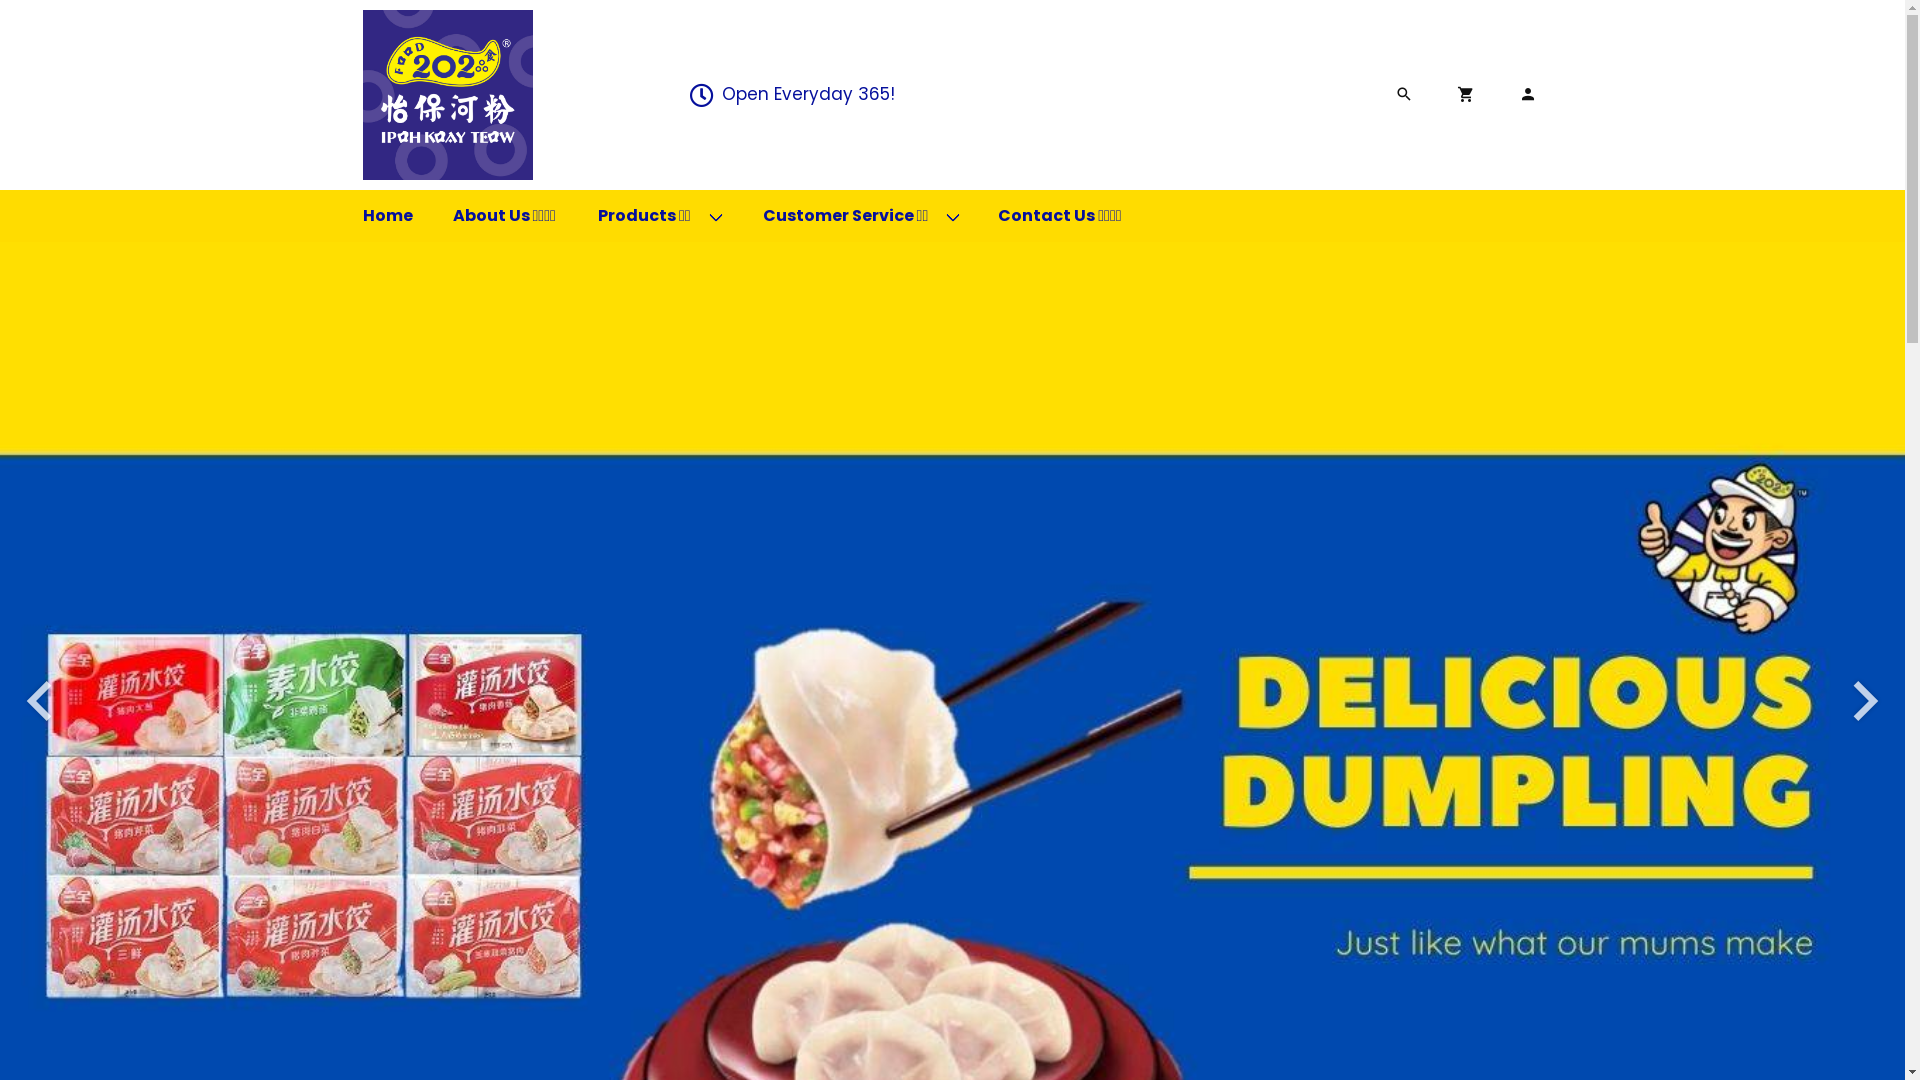 The height and width of the screenshot is (1080, 1920). What do you see at coordinates (39, 700) in the screenshot?
I see `'Previous'` at bounding box center [39, 700].